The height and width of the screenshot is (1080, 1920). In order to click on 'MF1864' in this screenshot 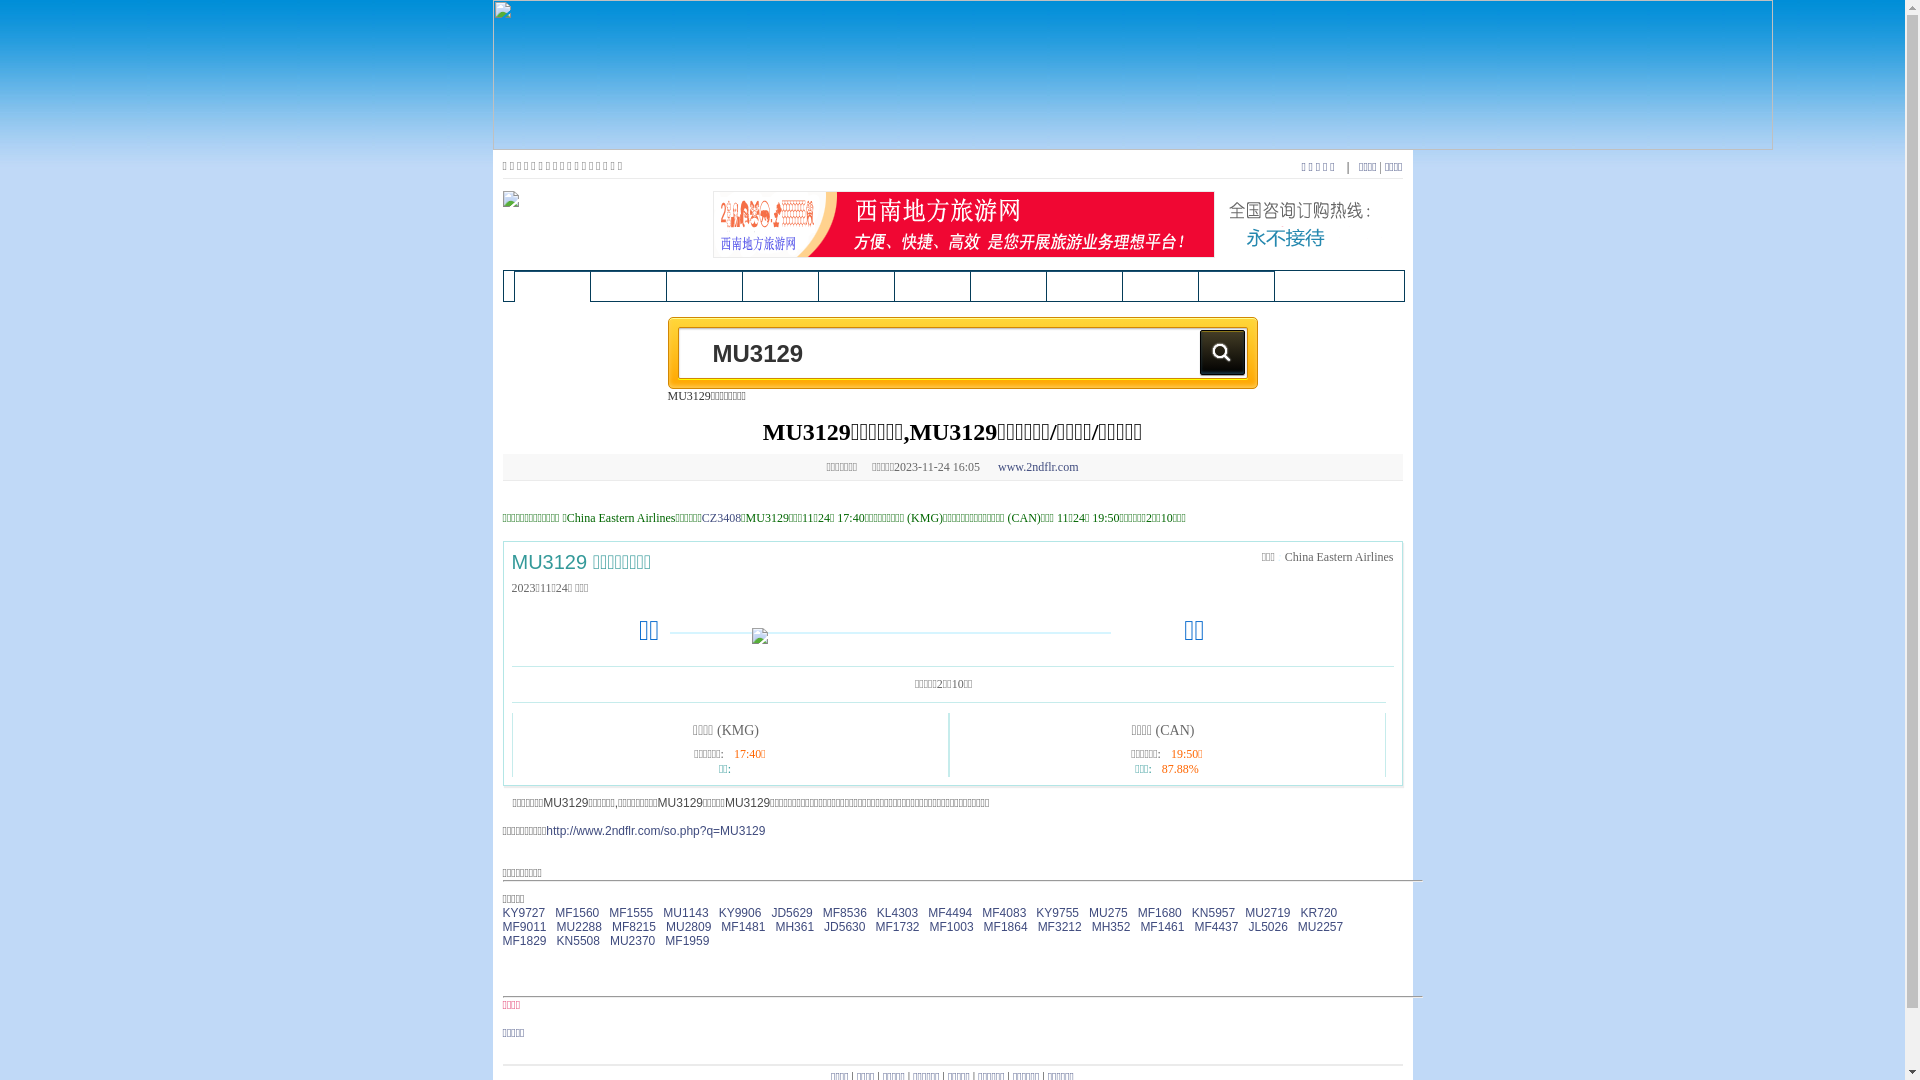, I will do `click(1006, 926)`.